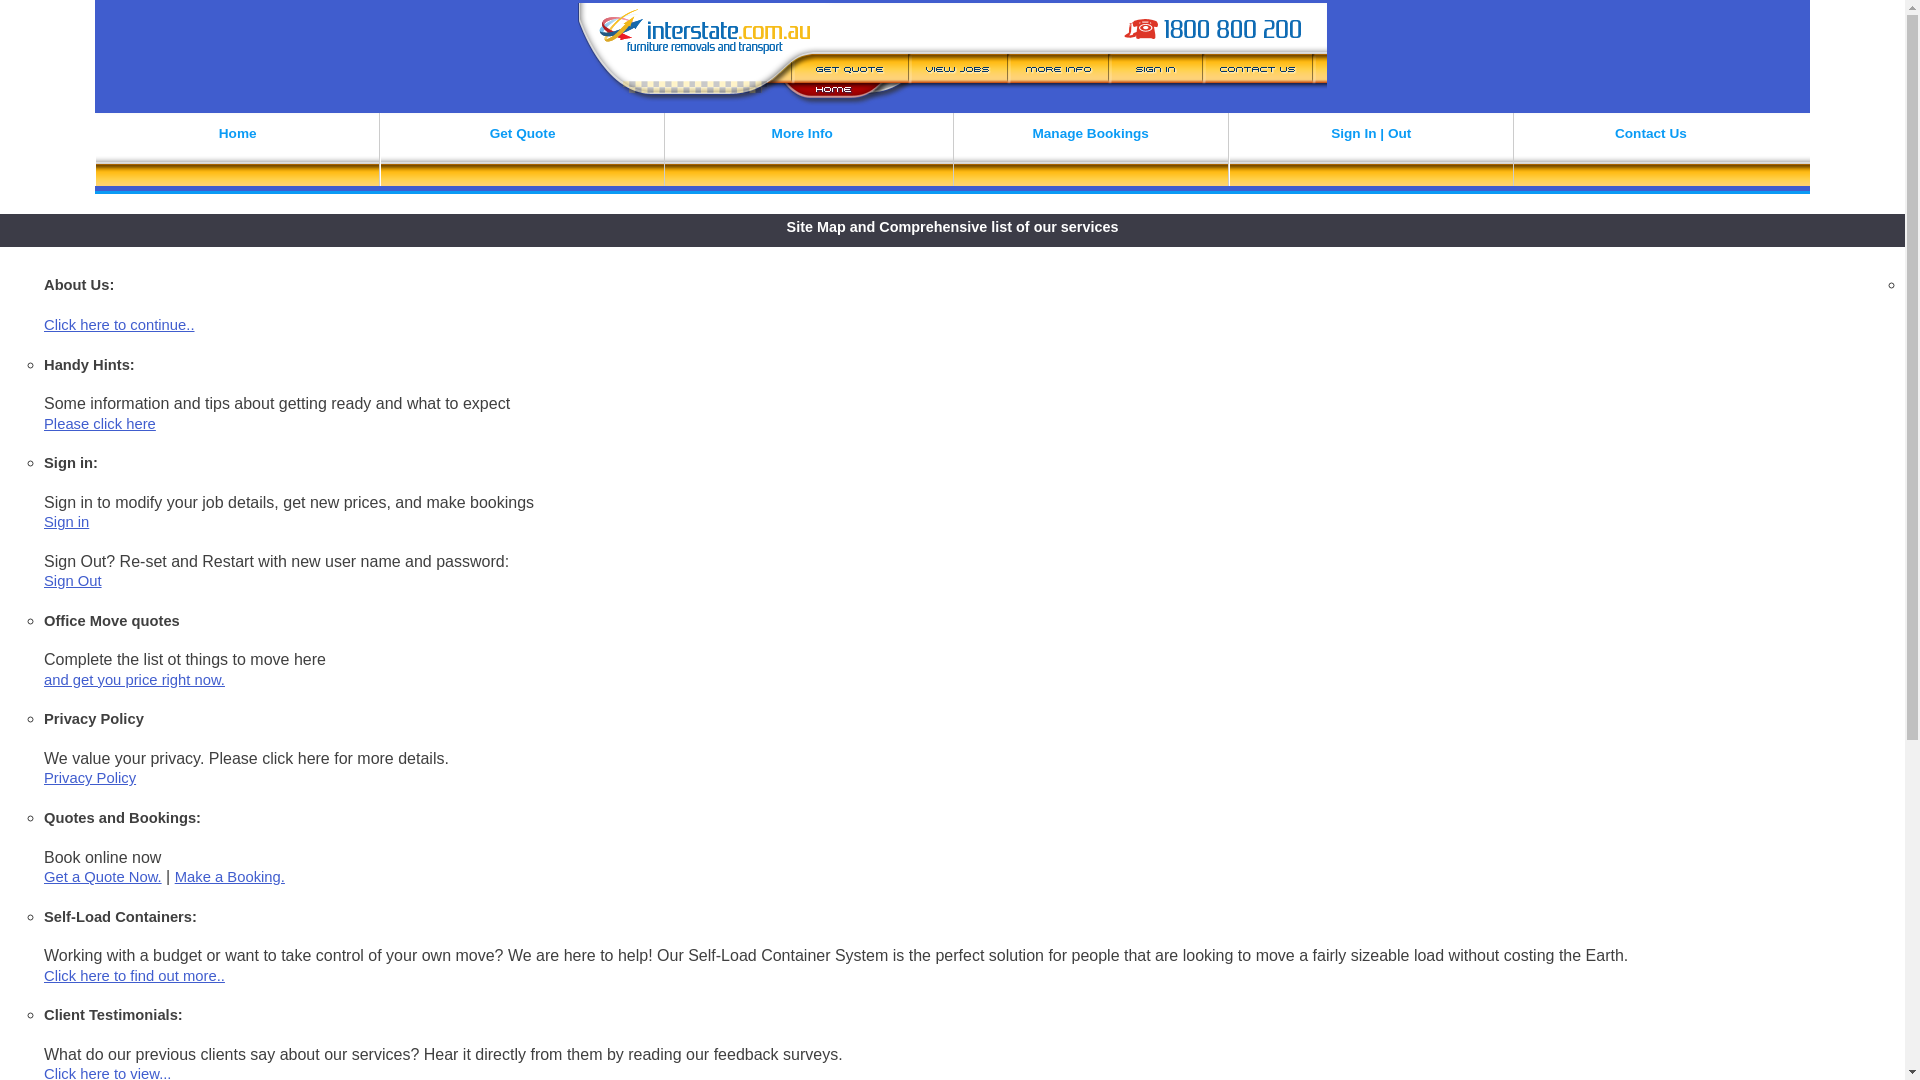 This screenshot has height=1080, width=1920. I want to click on 'Sign in', so click(43, 520).